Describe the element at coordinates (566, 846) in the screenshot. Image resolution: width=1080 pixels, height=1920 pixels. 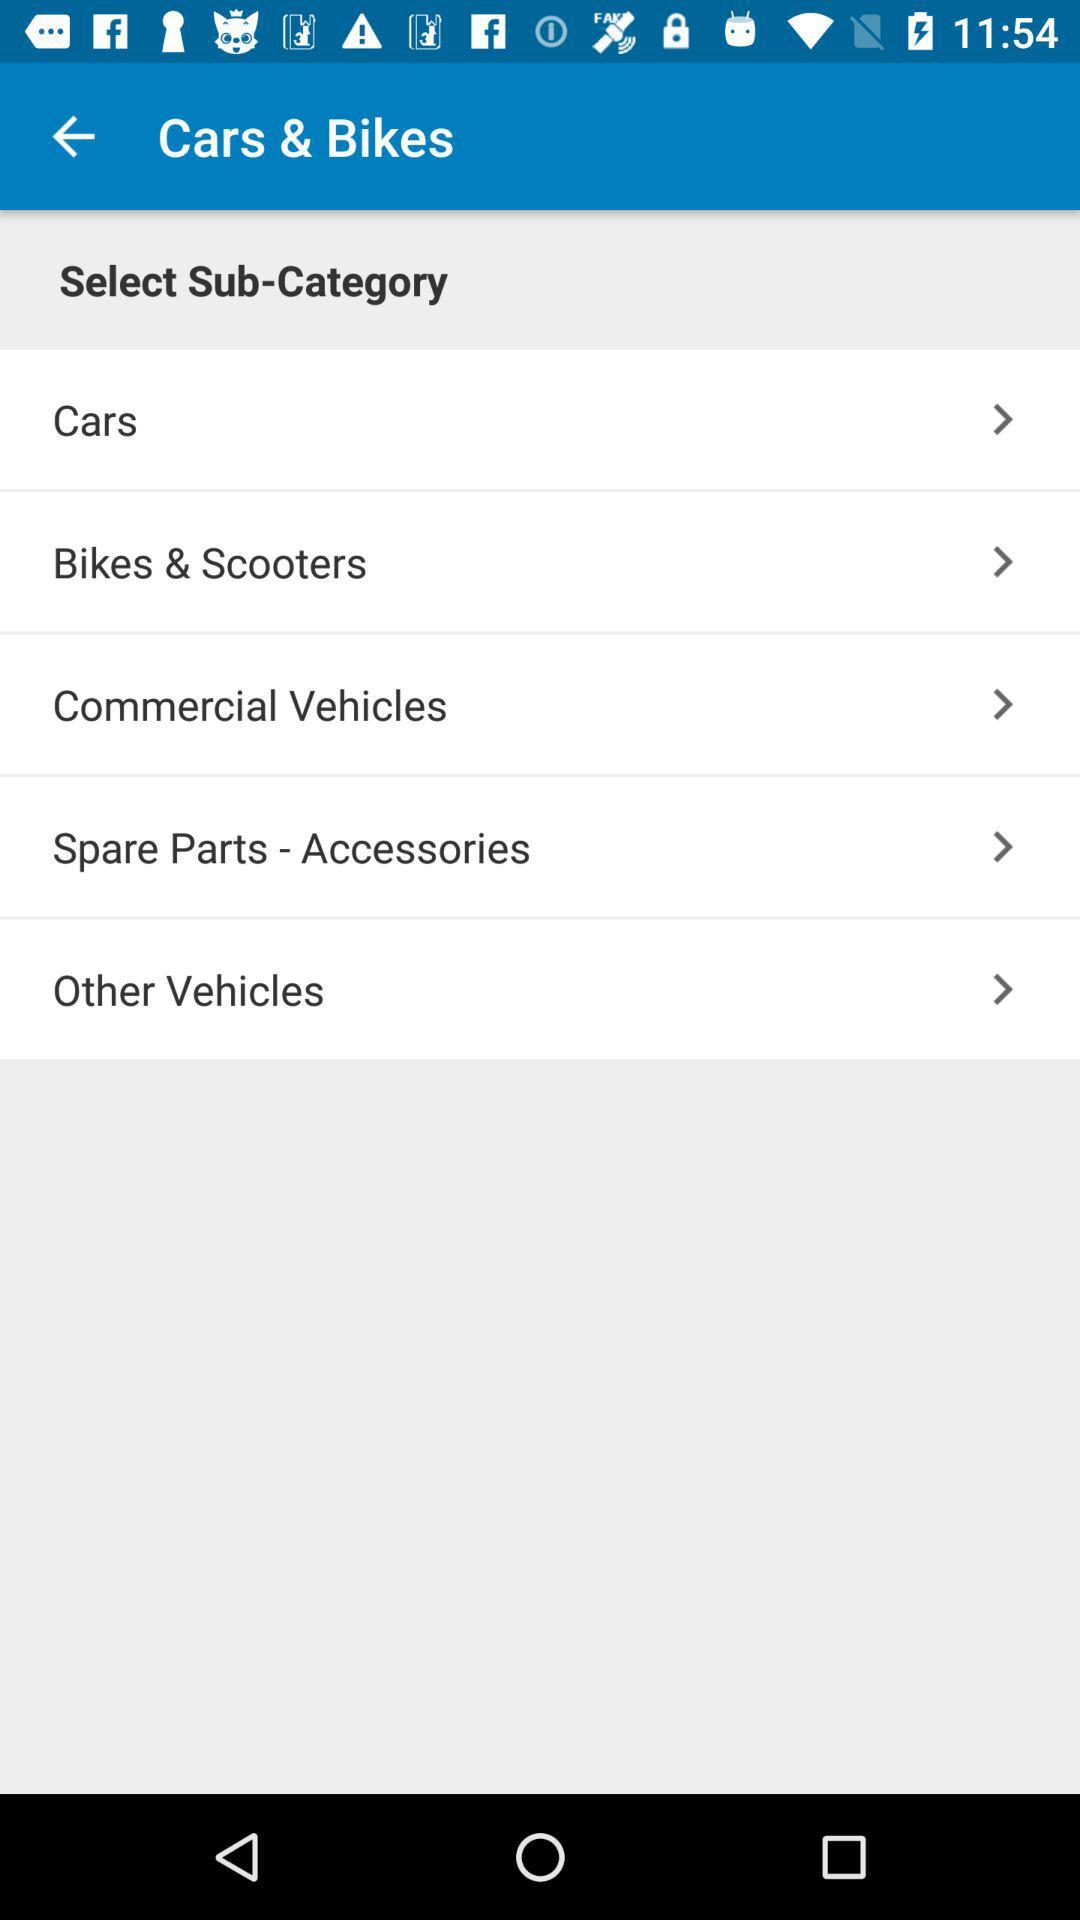
I see `the spare parts - accessories` at that location.